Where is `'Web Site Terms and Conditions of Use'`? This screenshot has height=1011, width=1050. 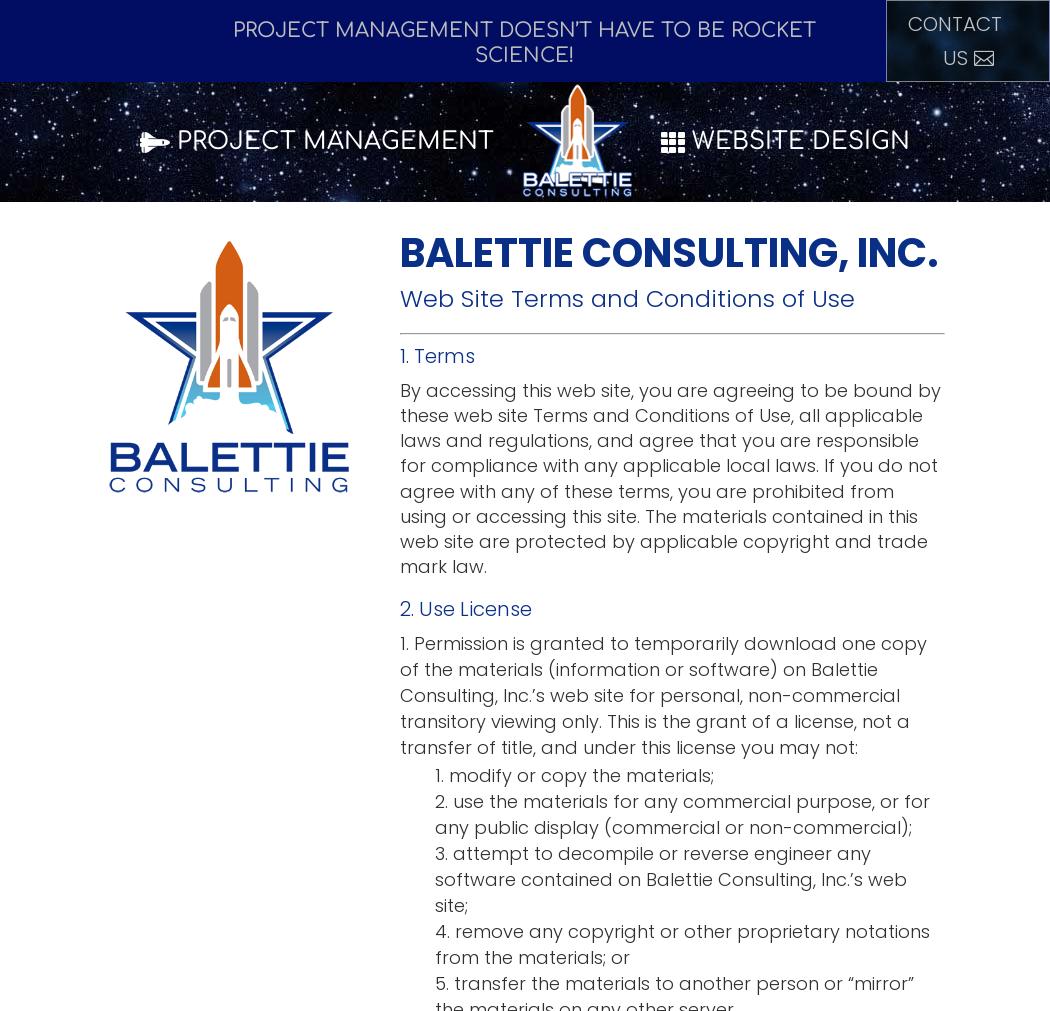
'Web Site Terms and Conditions of Use' is located at coordinates (627, 298).